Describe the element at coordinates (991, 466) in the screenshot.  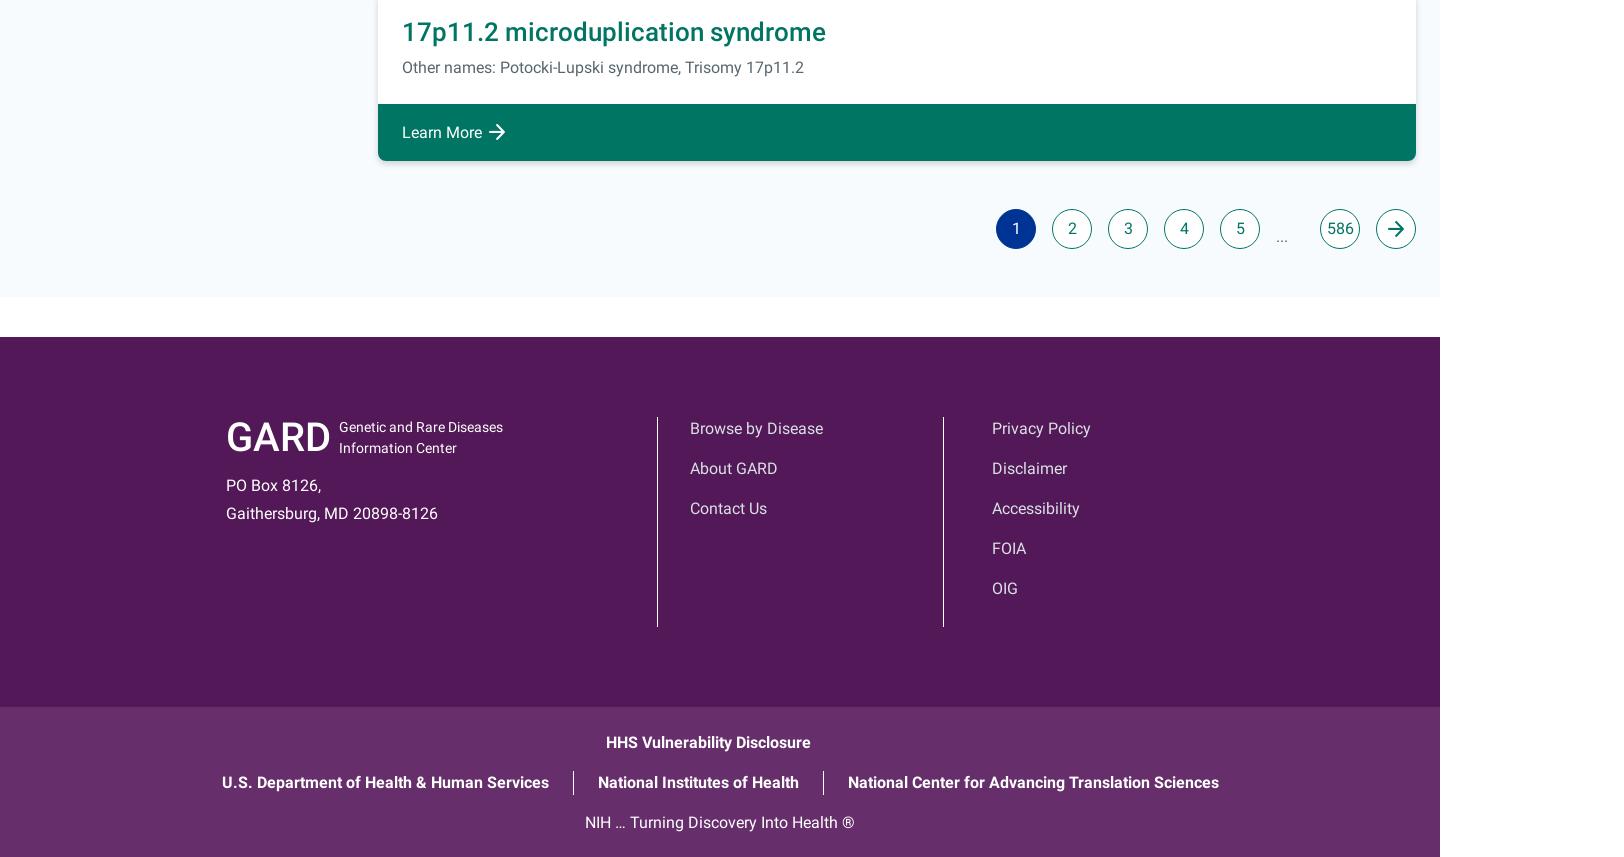
I see `'Disclaimer'` at that location.